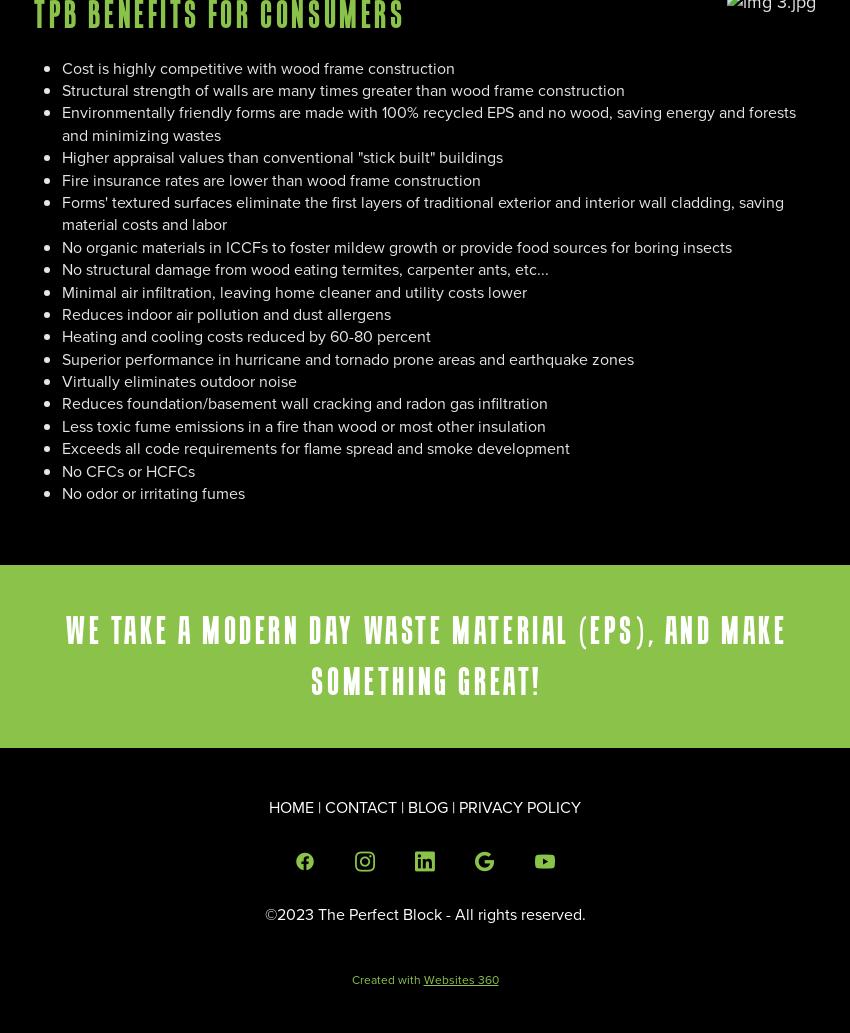 The image size is (850, 1033). Describe the element at coordinates (342, 90) in the screenshot. I see `'Structural strength of walls are many times greater than wood frame construction'` at that location.